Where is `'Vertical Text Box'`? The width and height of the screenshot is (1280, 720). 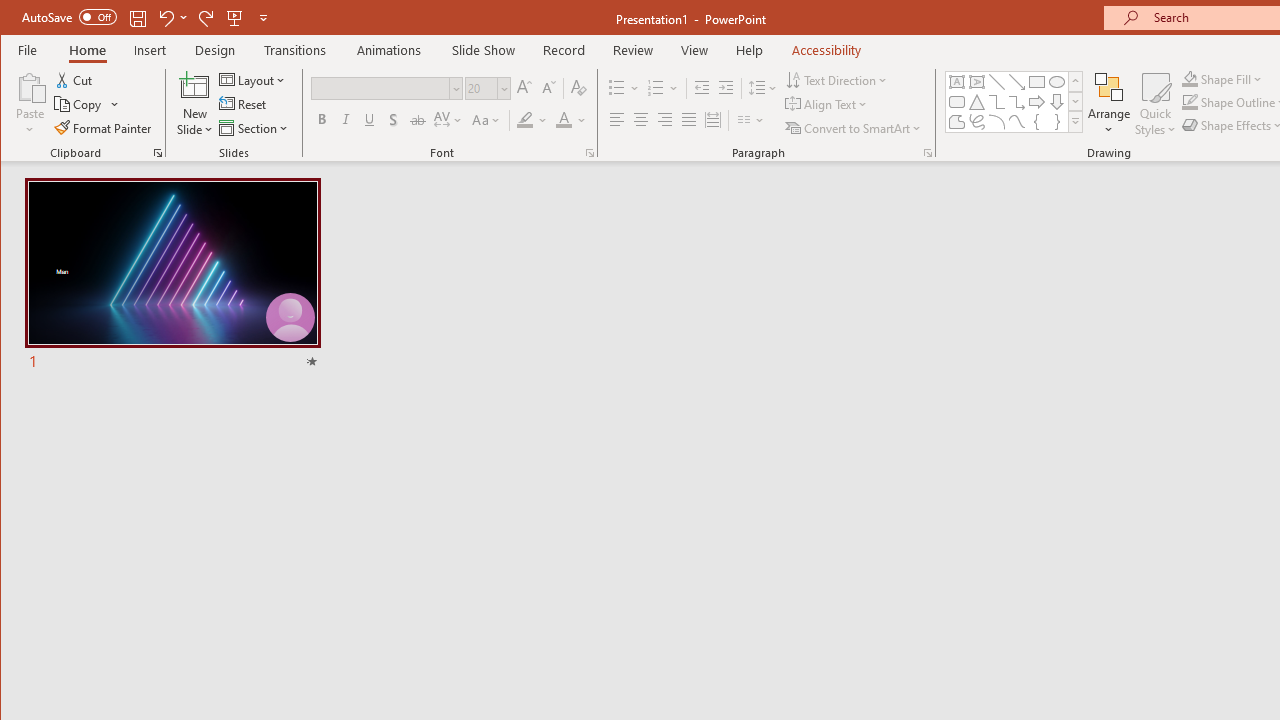
'Vertical Text Box' is located at coordinates (976, 81).